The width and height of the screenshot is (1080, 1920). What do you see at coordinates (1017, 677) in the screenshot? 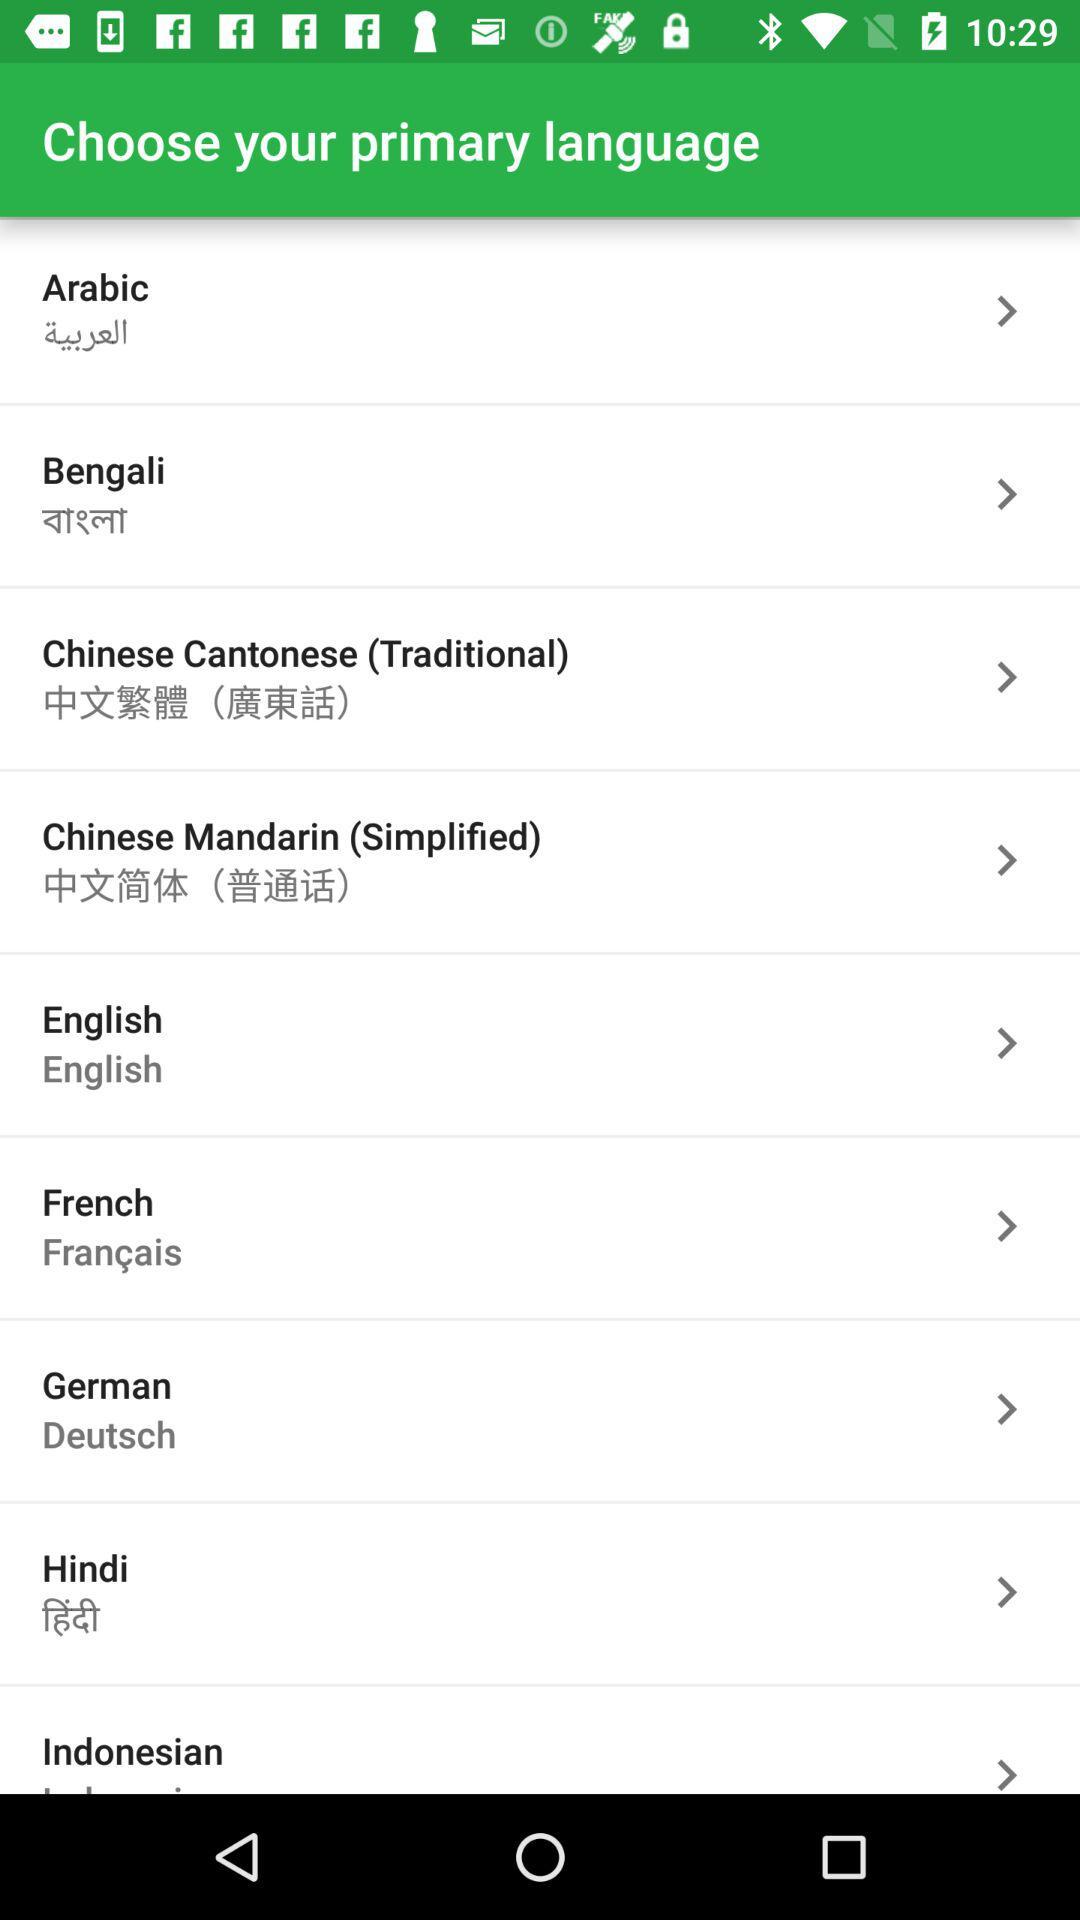
I see `go next page` at bounding box center [1017, 677].